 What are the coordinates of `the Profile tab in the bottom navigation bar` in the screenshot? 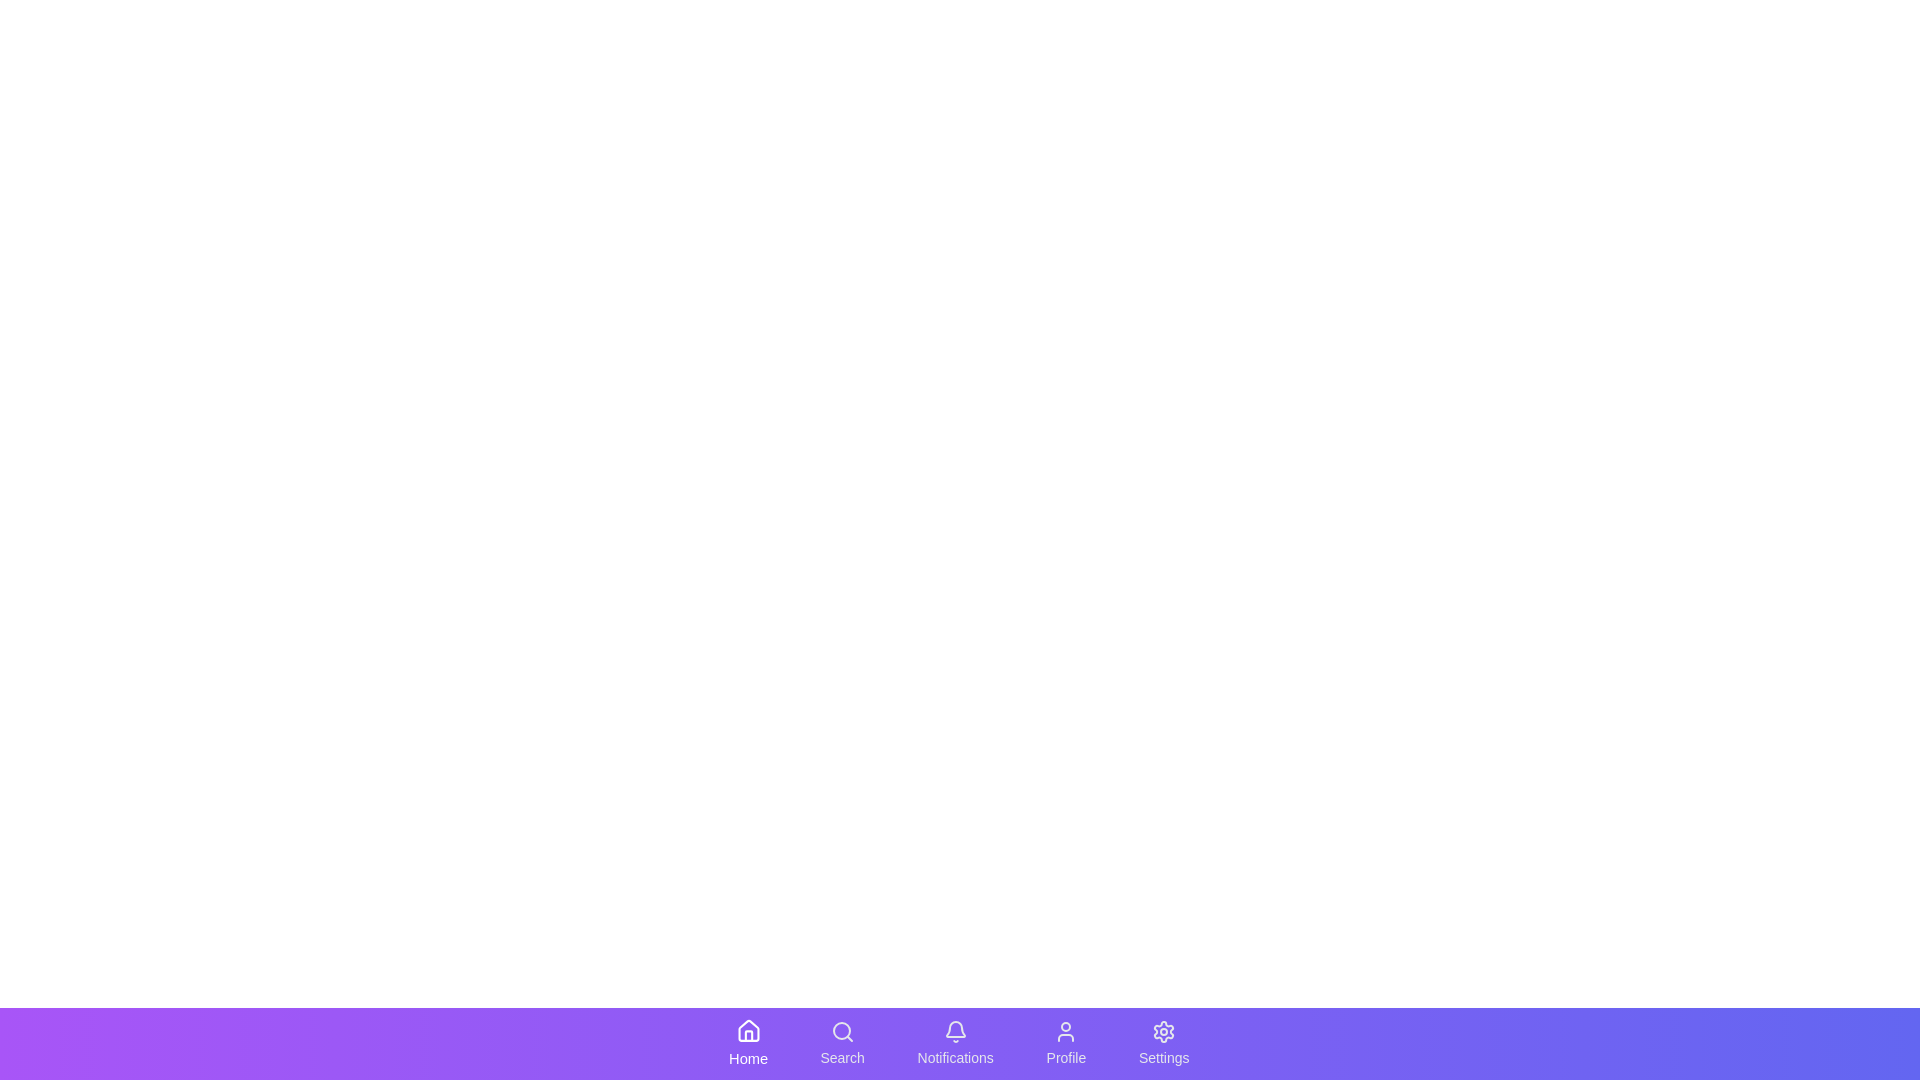 It's located at (1064, 1043).